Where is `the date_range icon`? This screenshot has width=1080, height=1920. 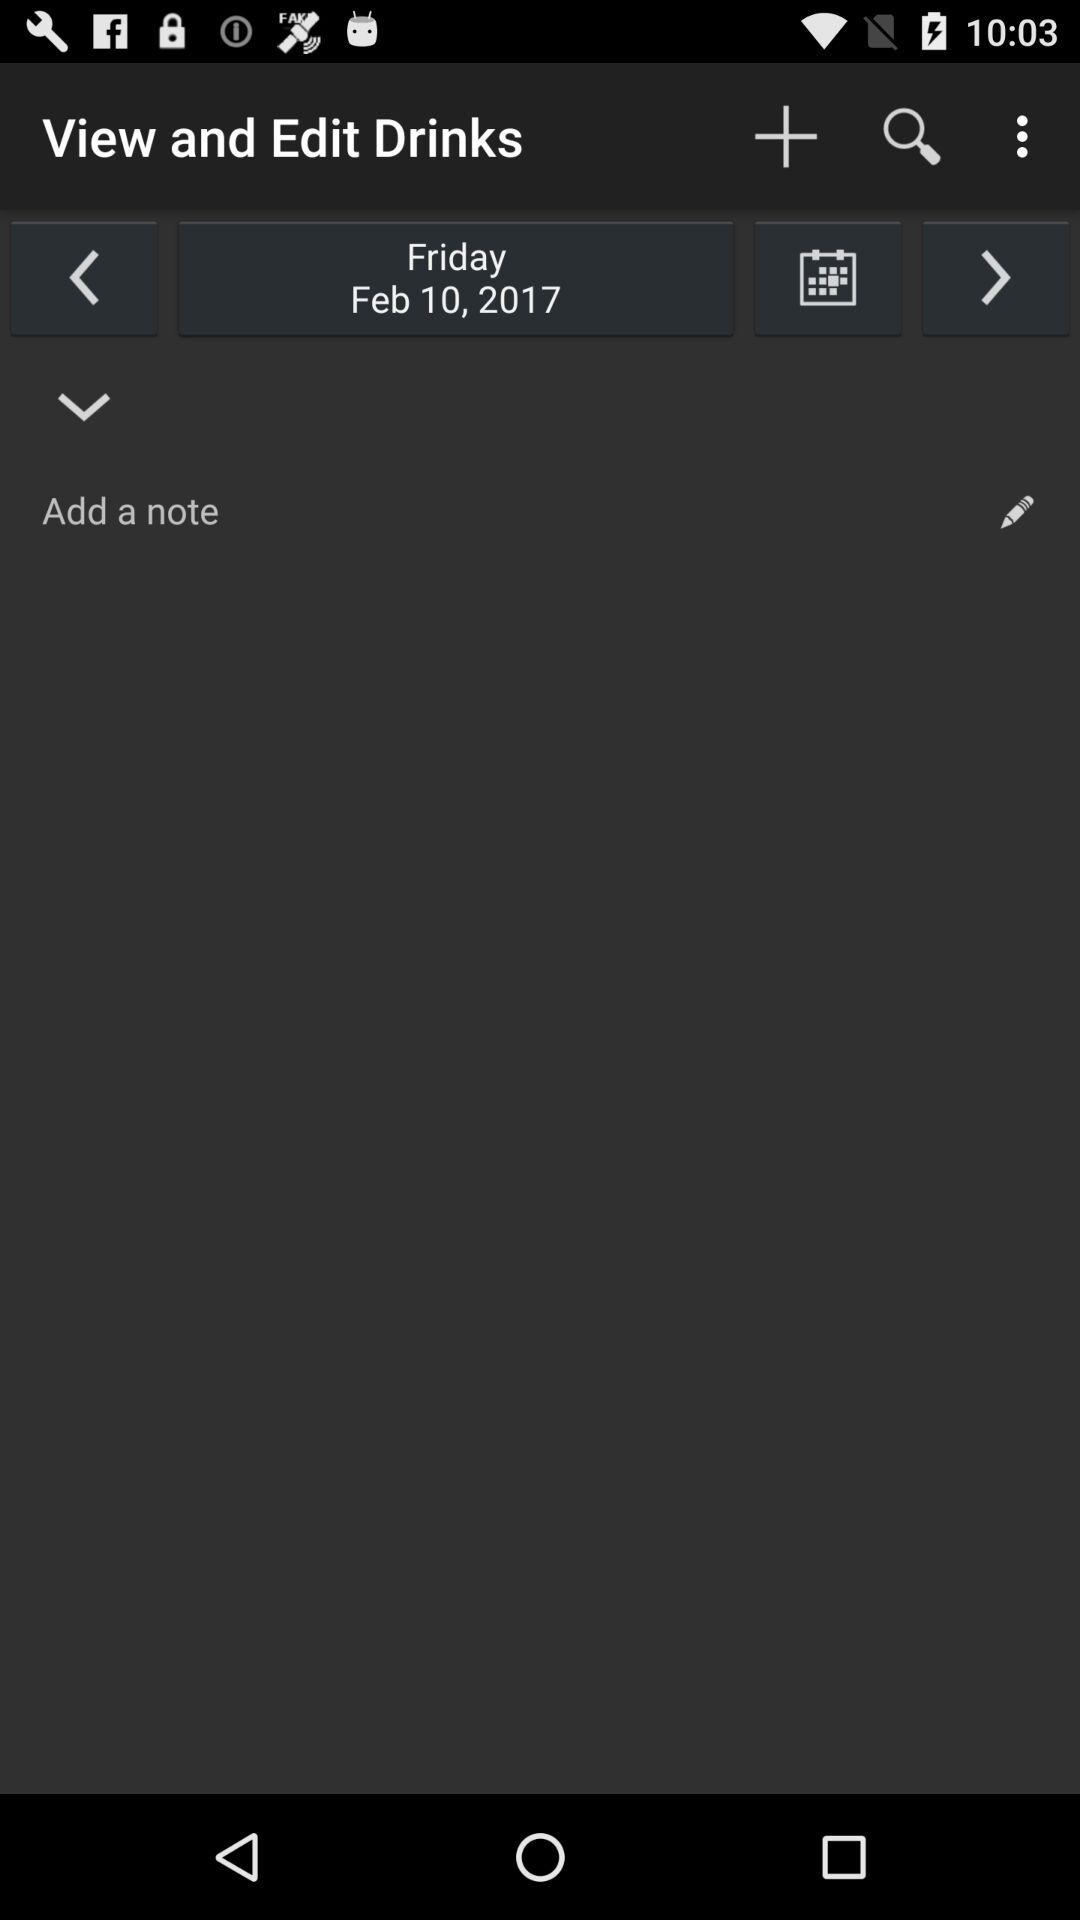 the date_range icon is located at coordinates (828, 295).